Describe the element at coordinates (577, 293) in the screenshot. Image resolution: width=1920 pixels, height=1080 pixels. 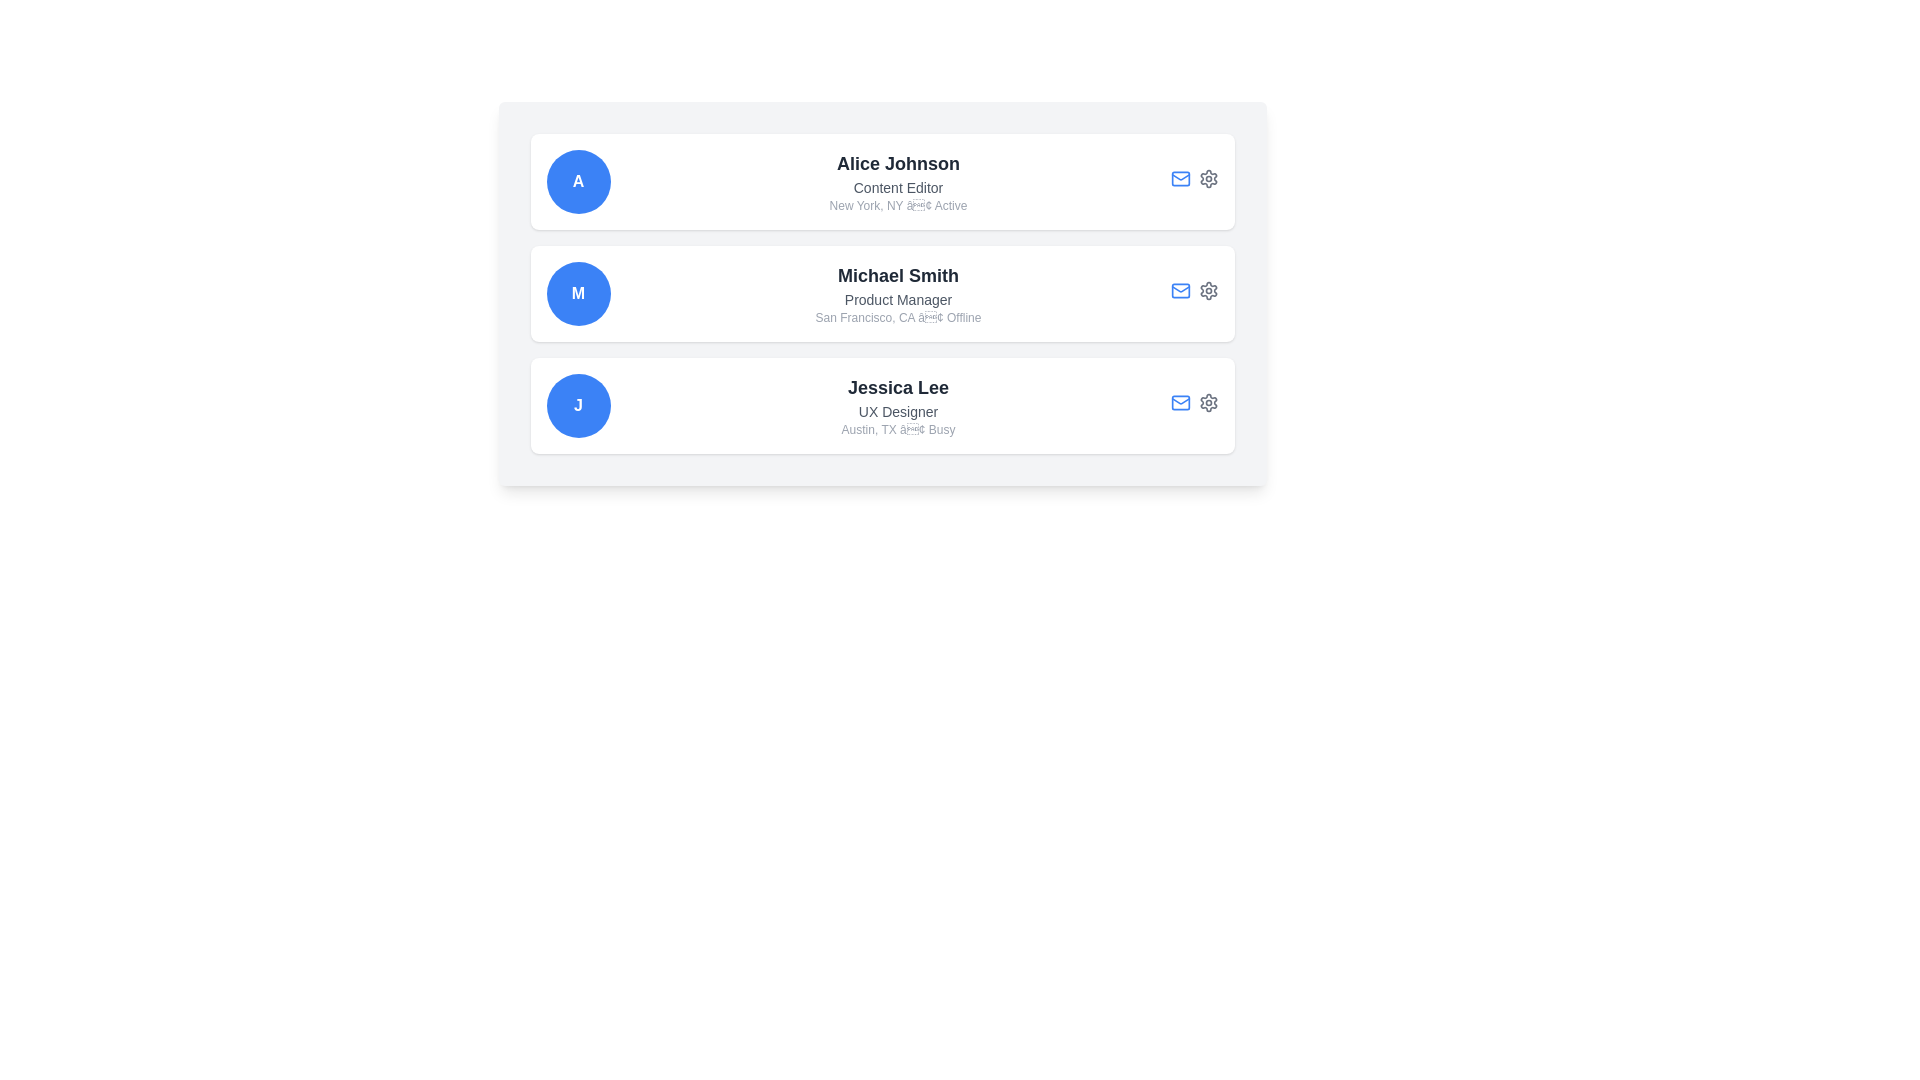
I see `the user profile indicator for 'Michael Smith', which is the second circular icon in the list of user avatars` at that location.